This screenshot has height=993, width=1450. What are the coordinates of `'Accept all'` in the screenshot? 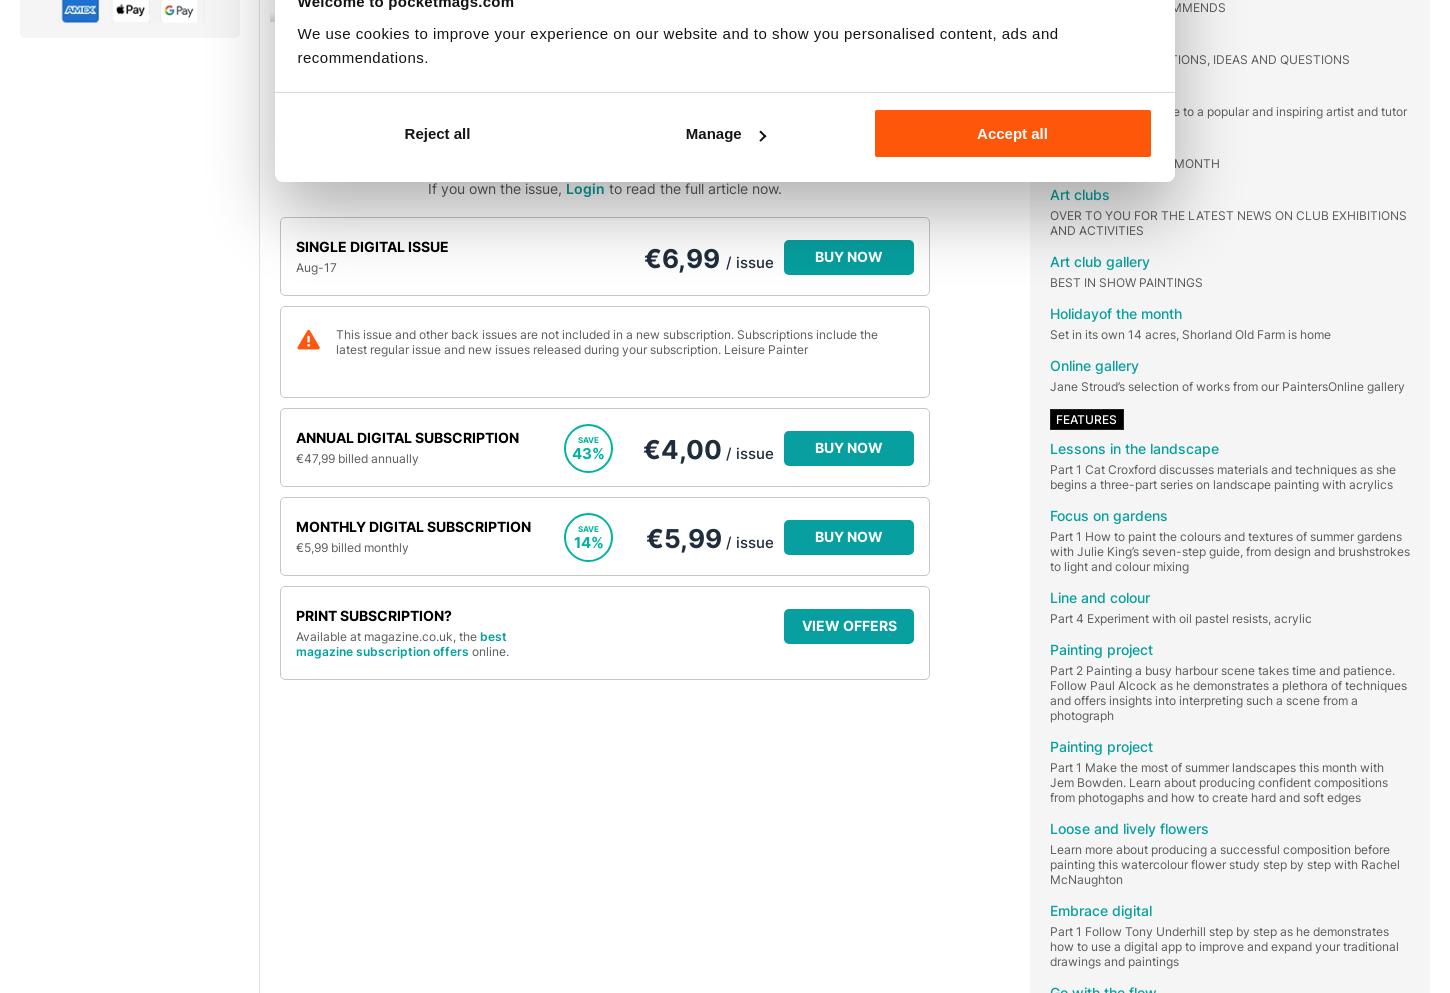 It's located at (1011, 133).